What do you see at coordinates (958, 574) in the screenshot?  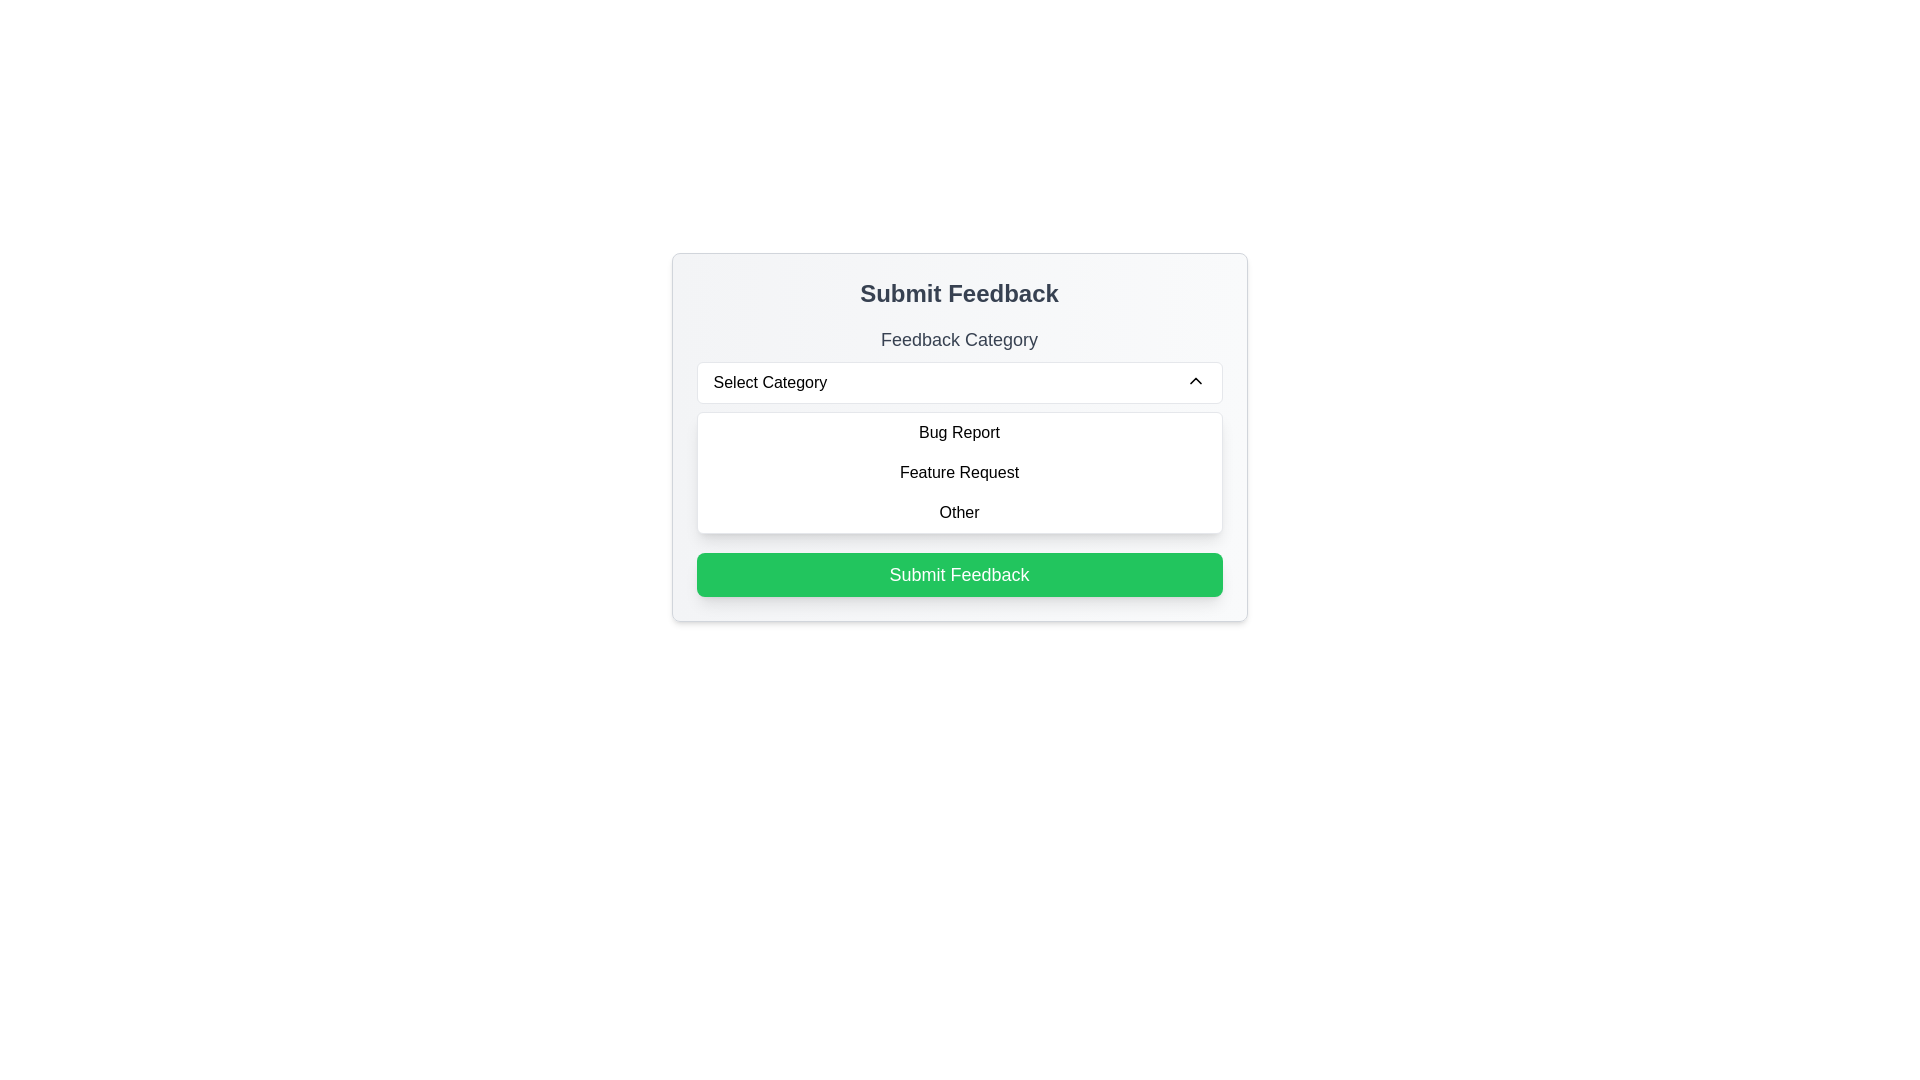 I see `the submission button located below the 'Your Feedback' text input field in the feedback submission form` at bounding box center [958, 574].